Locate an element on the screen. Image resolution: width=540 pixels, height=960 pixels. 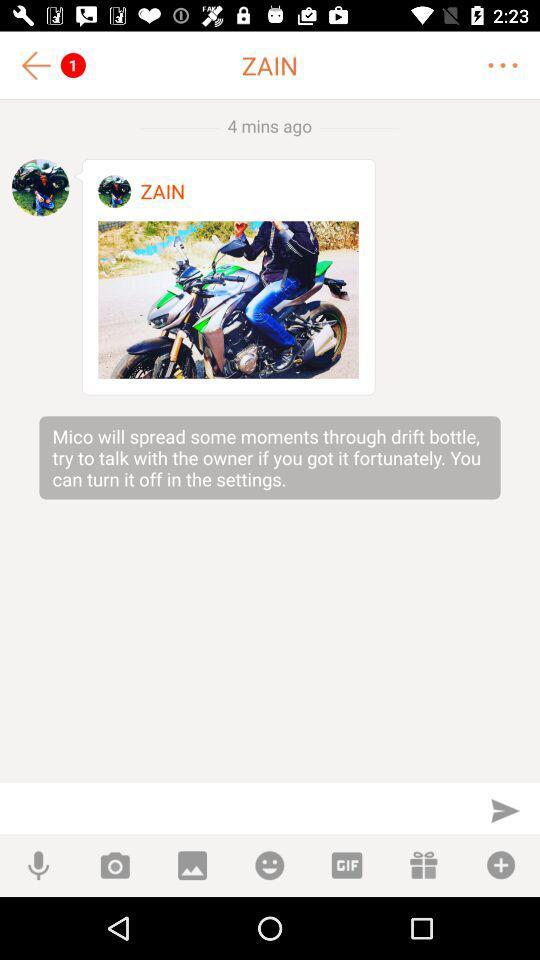
the add icon is located at coordinates (500, 864).